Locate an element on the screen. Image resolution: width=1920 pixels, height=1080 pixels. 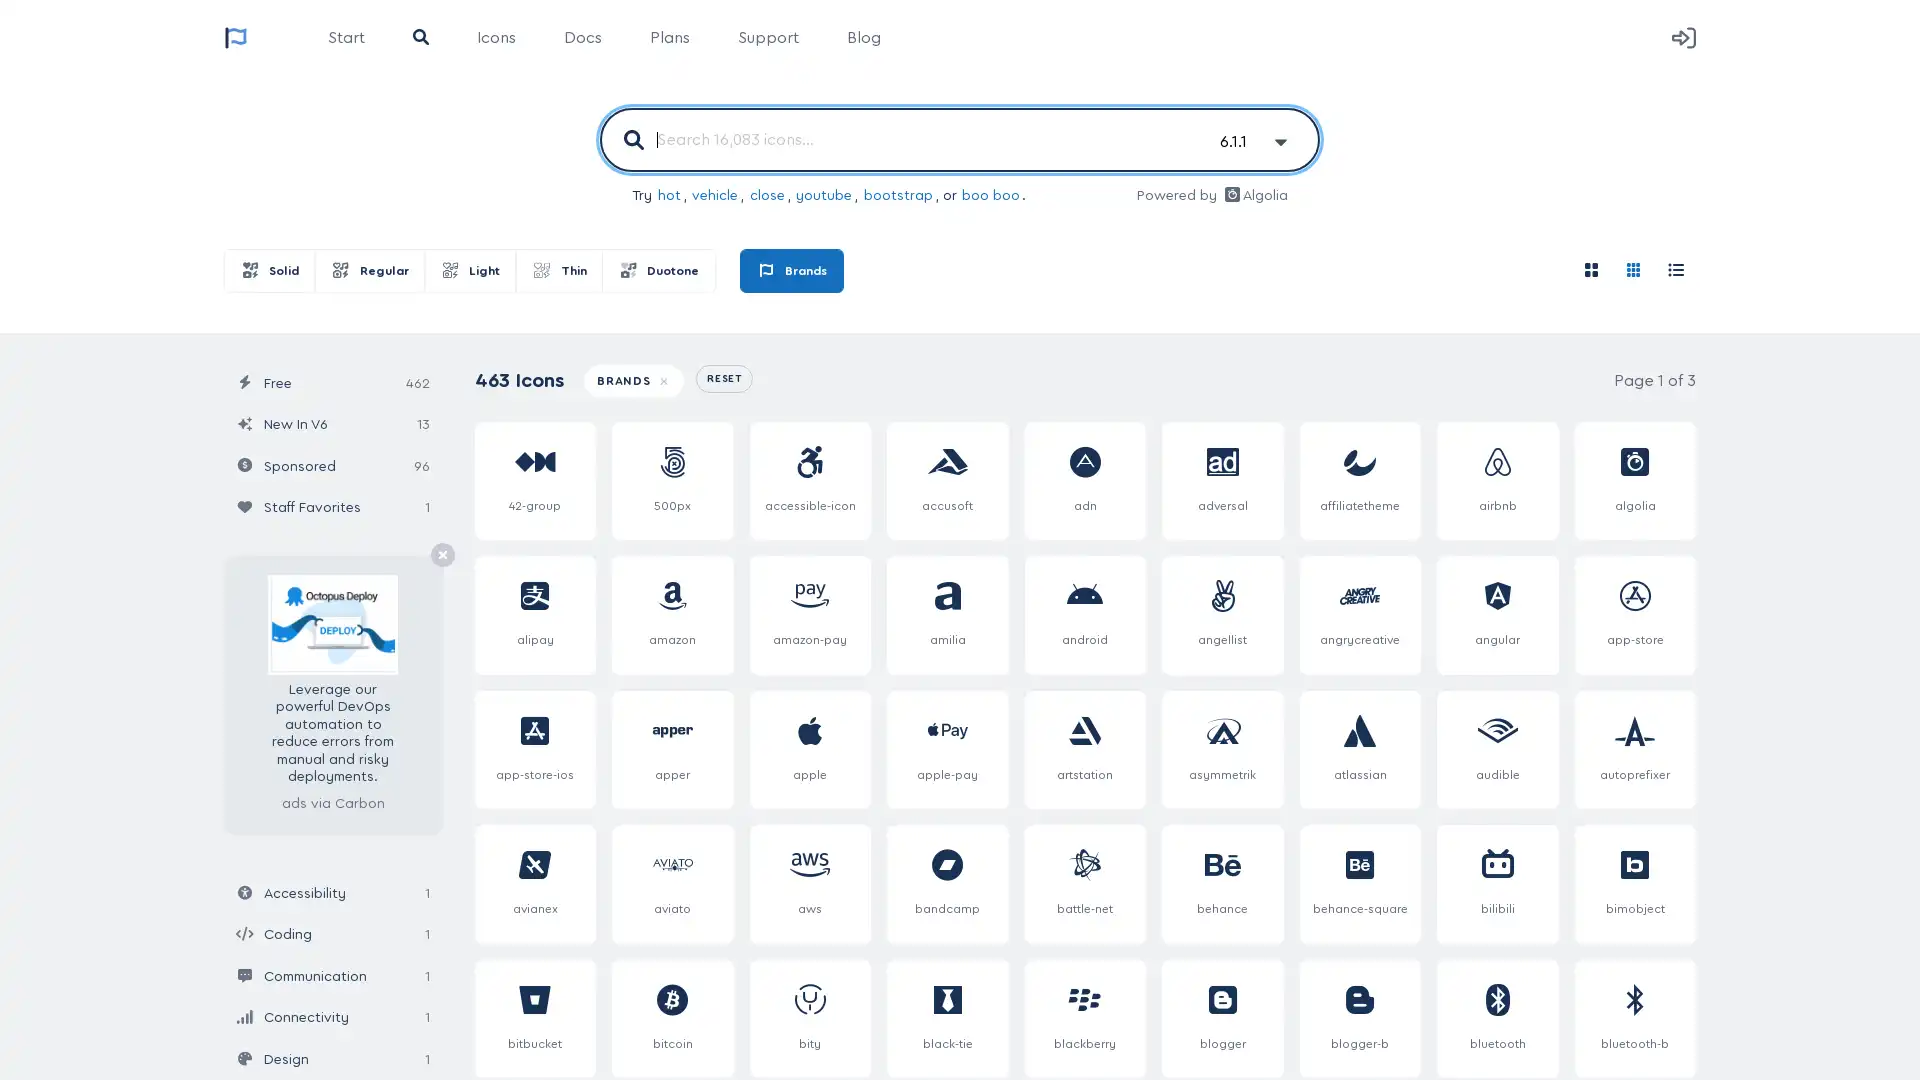
youtube is located at coordinates (824, 196).